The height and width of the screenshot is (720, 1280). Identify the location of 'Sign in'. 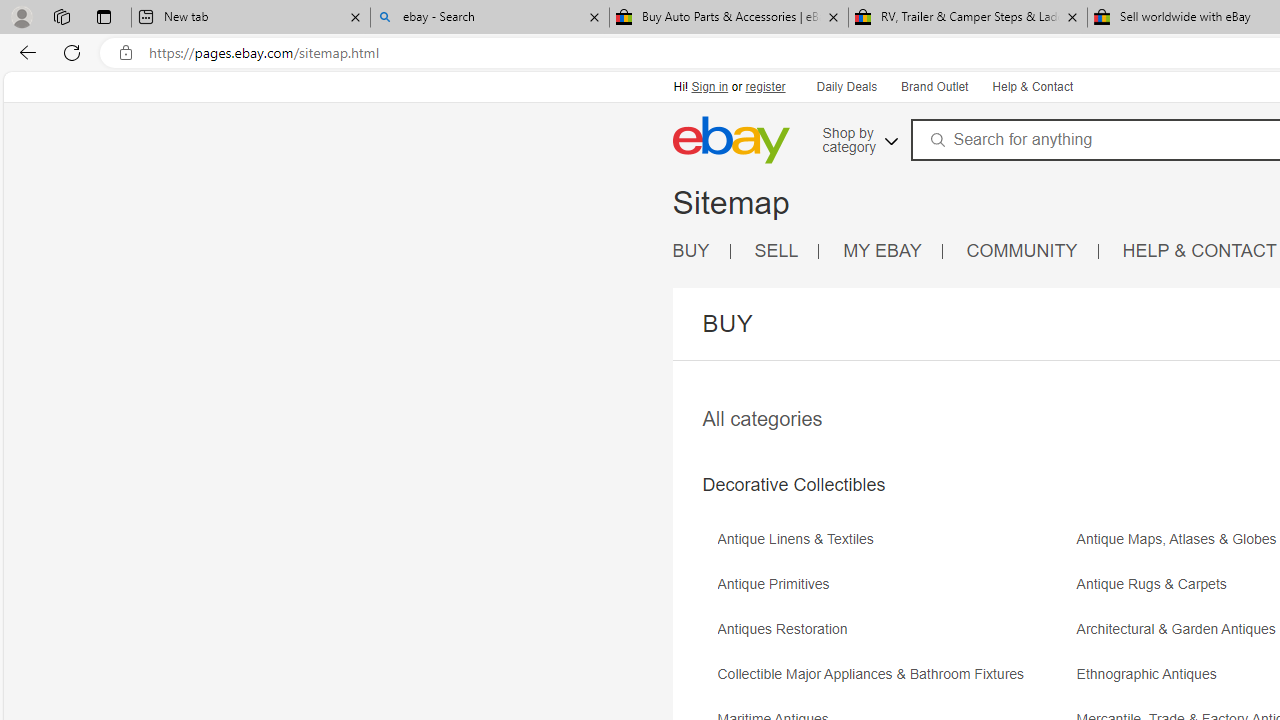
(710, 86).